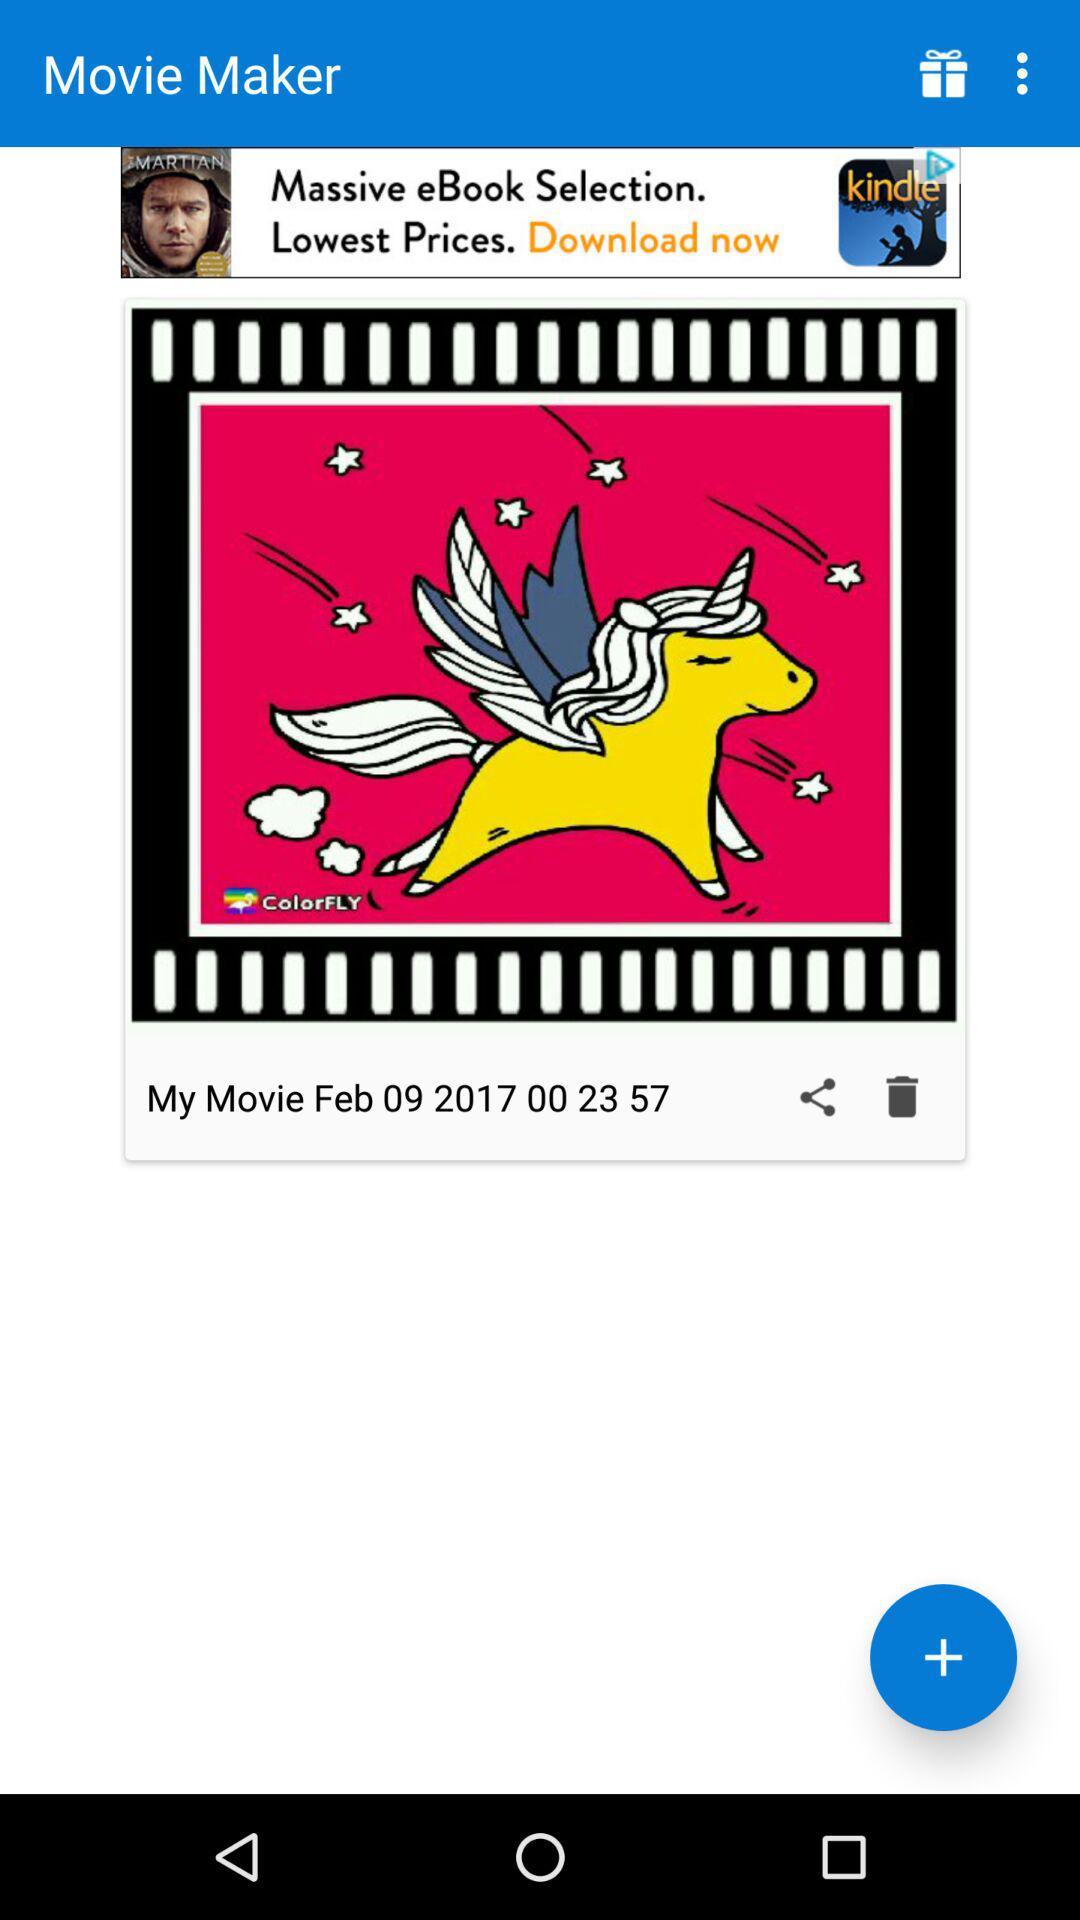 The width and height of the screenshot is (1080, 1920). Describe the element at coordinates (943, 73) in the screenshot. I see `gift` at that location.